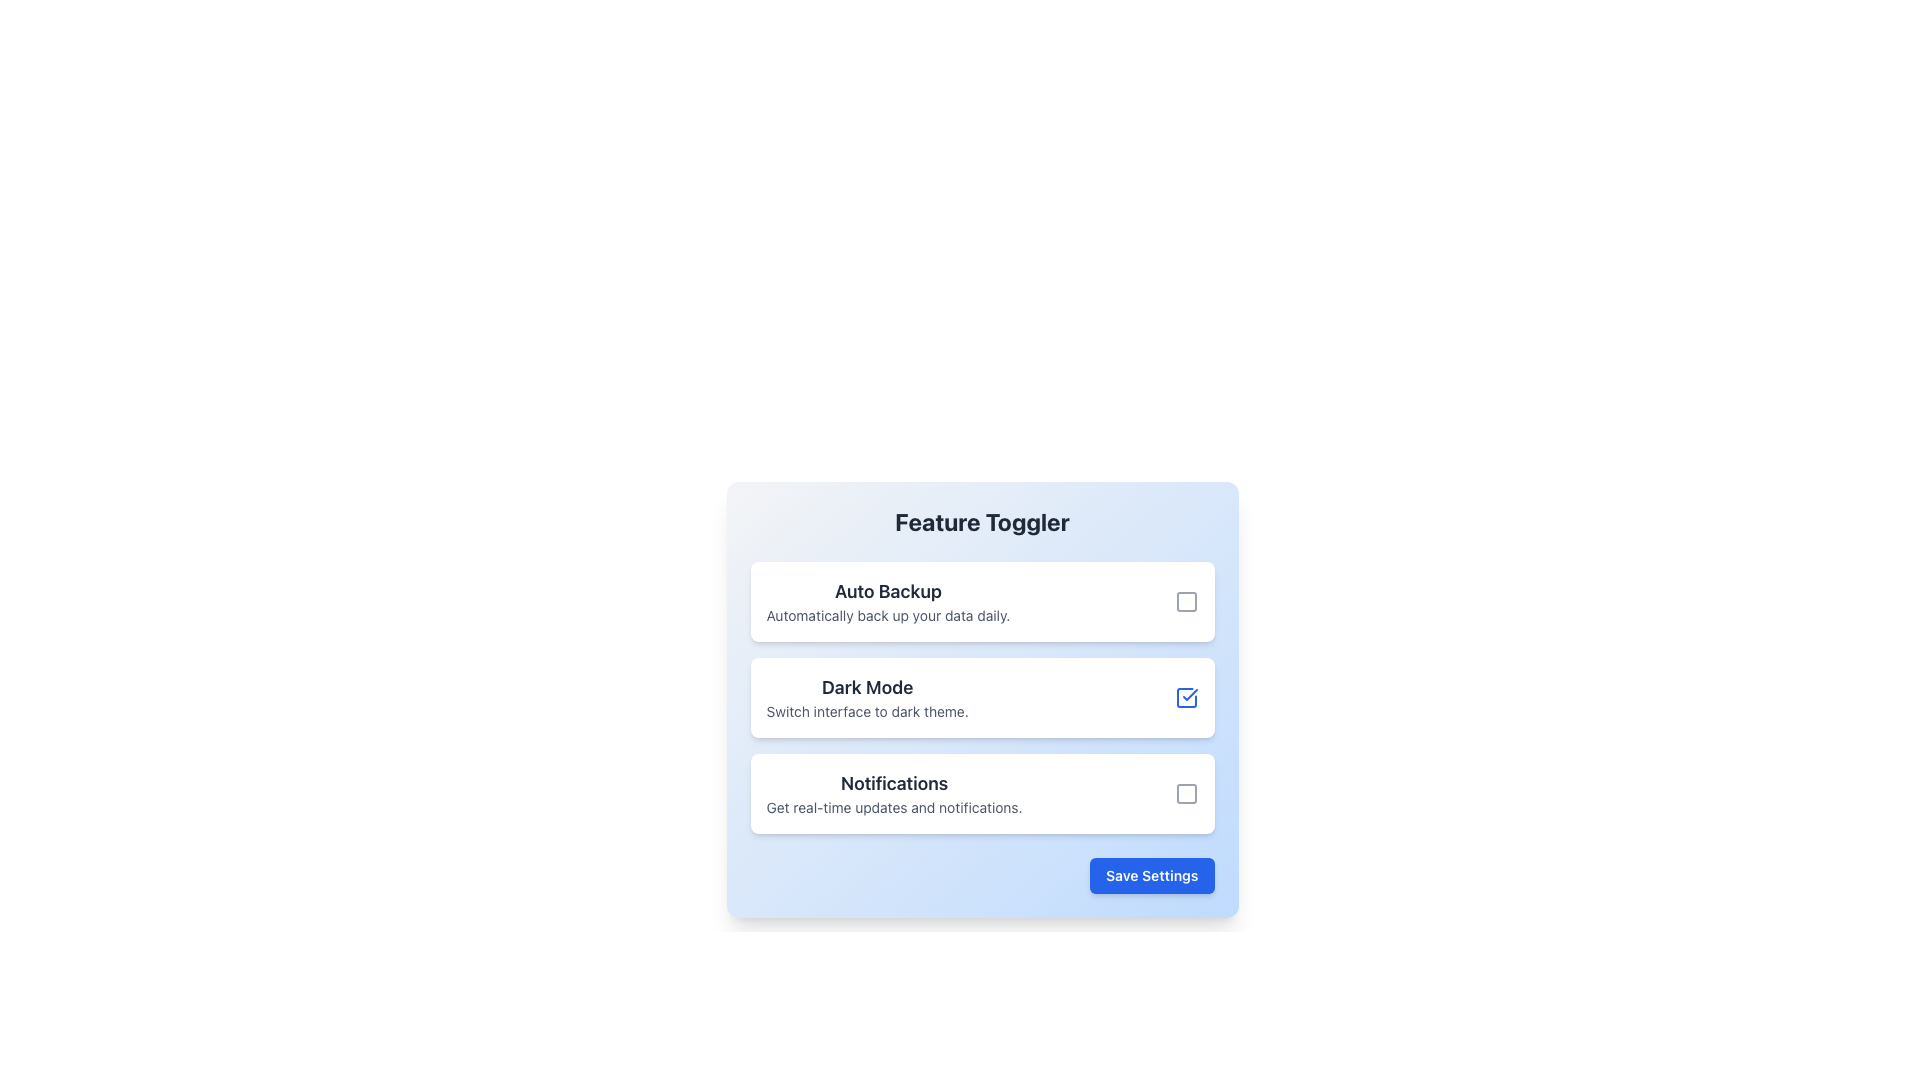  I want to click on the text block containing the bolded header 'Notifications' and the subtext 'Get real-time updates and notifications.', so click(893, 793).